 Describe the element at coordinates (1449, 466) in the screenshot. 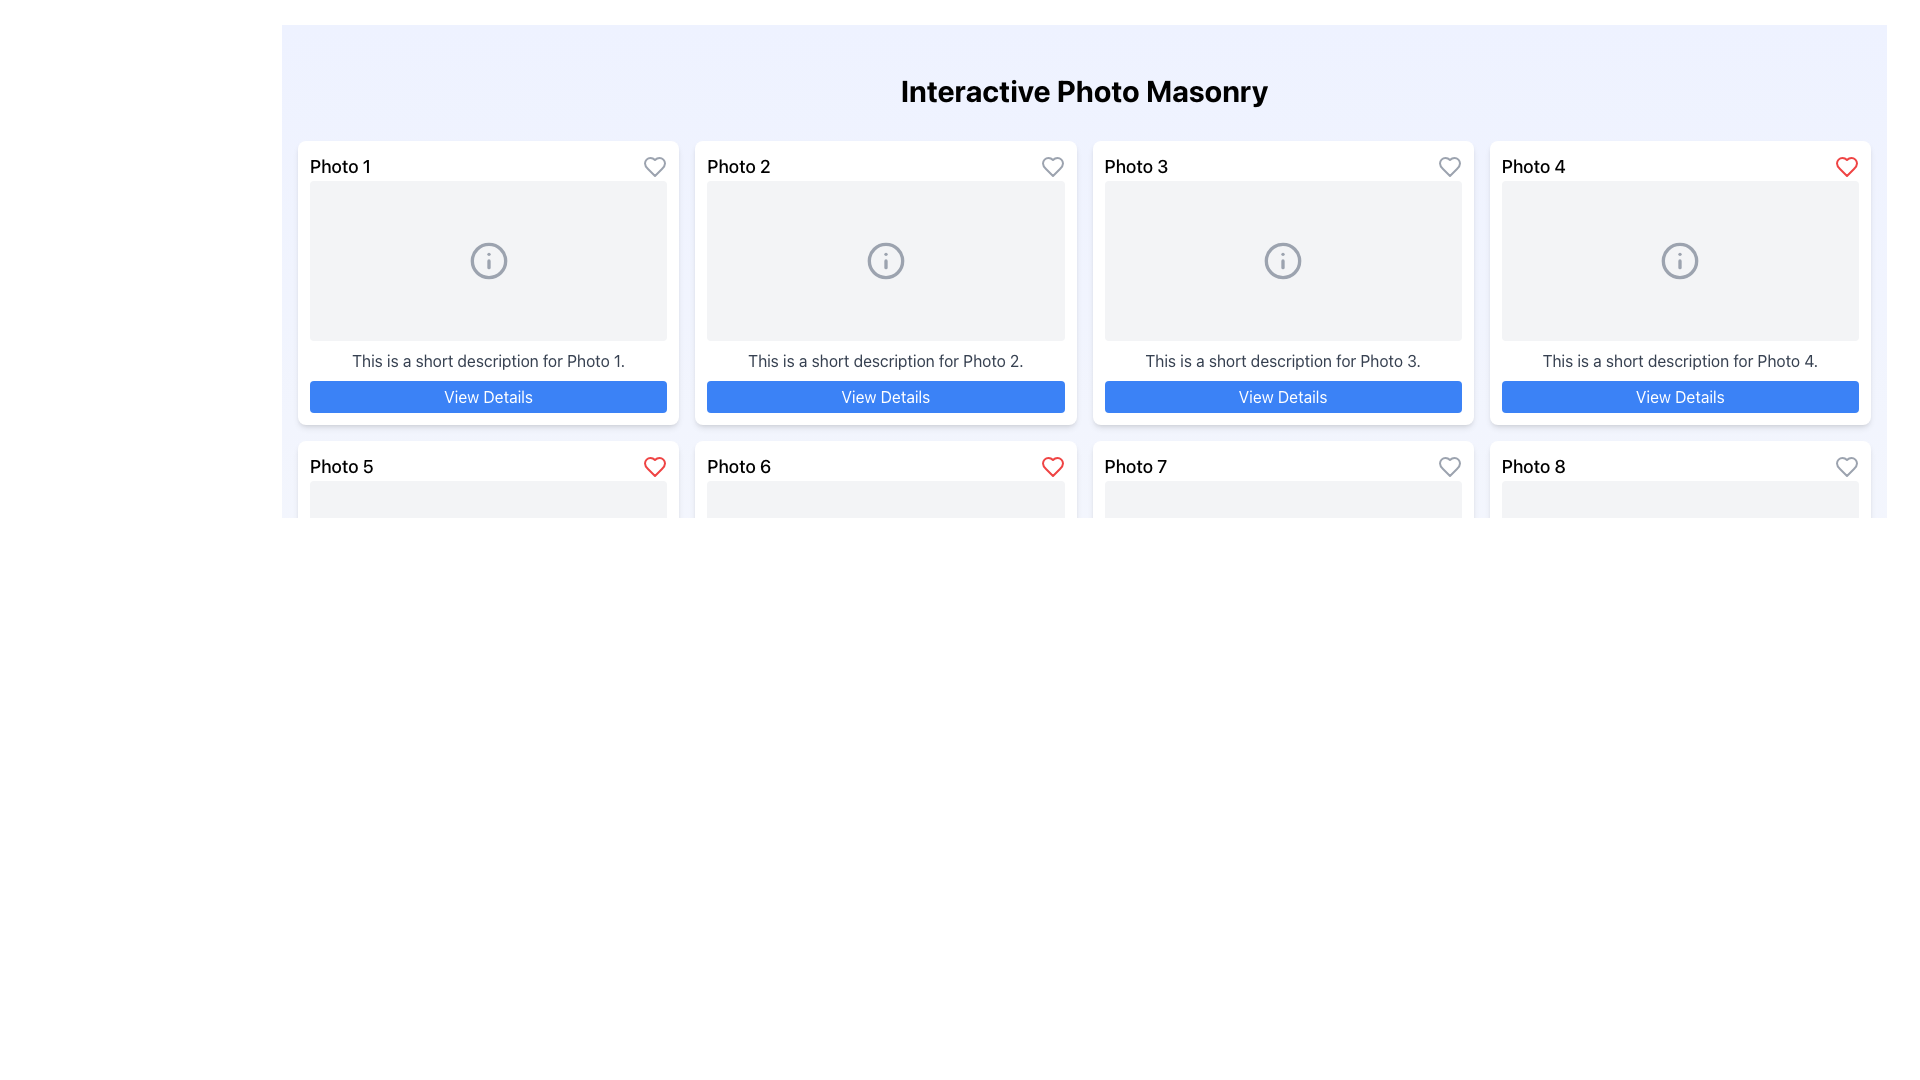

I see `the heart icon located in the bottom-right corner of the 'Photo 7' card` at that location.